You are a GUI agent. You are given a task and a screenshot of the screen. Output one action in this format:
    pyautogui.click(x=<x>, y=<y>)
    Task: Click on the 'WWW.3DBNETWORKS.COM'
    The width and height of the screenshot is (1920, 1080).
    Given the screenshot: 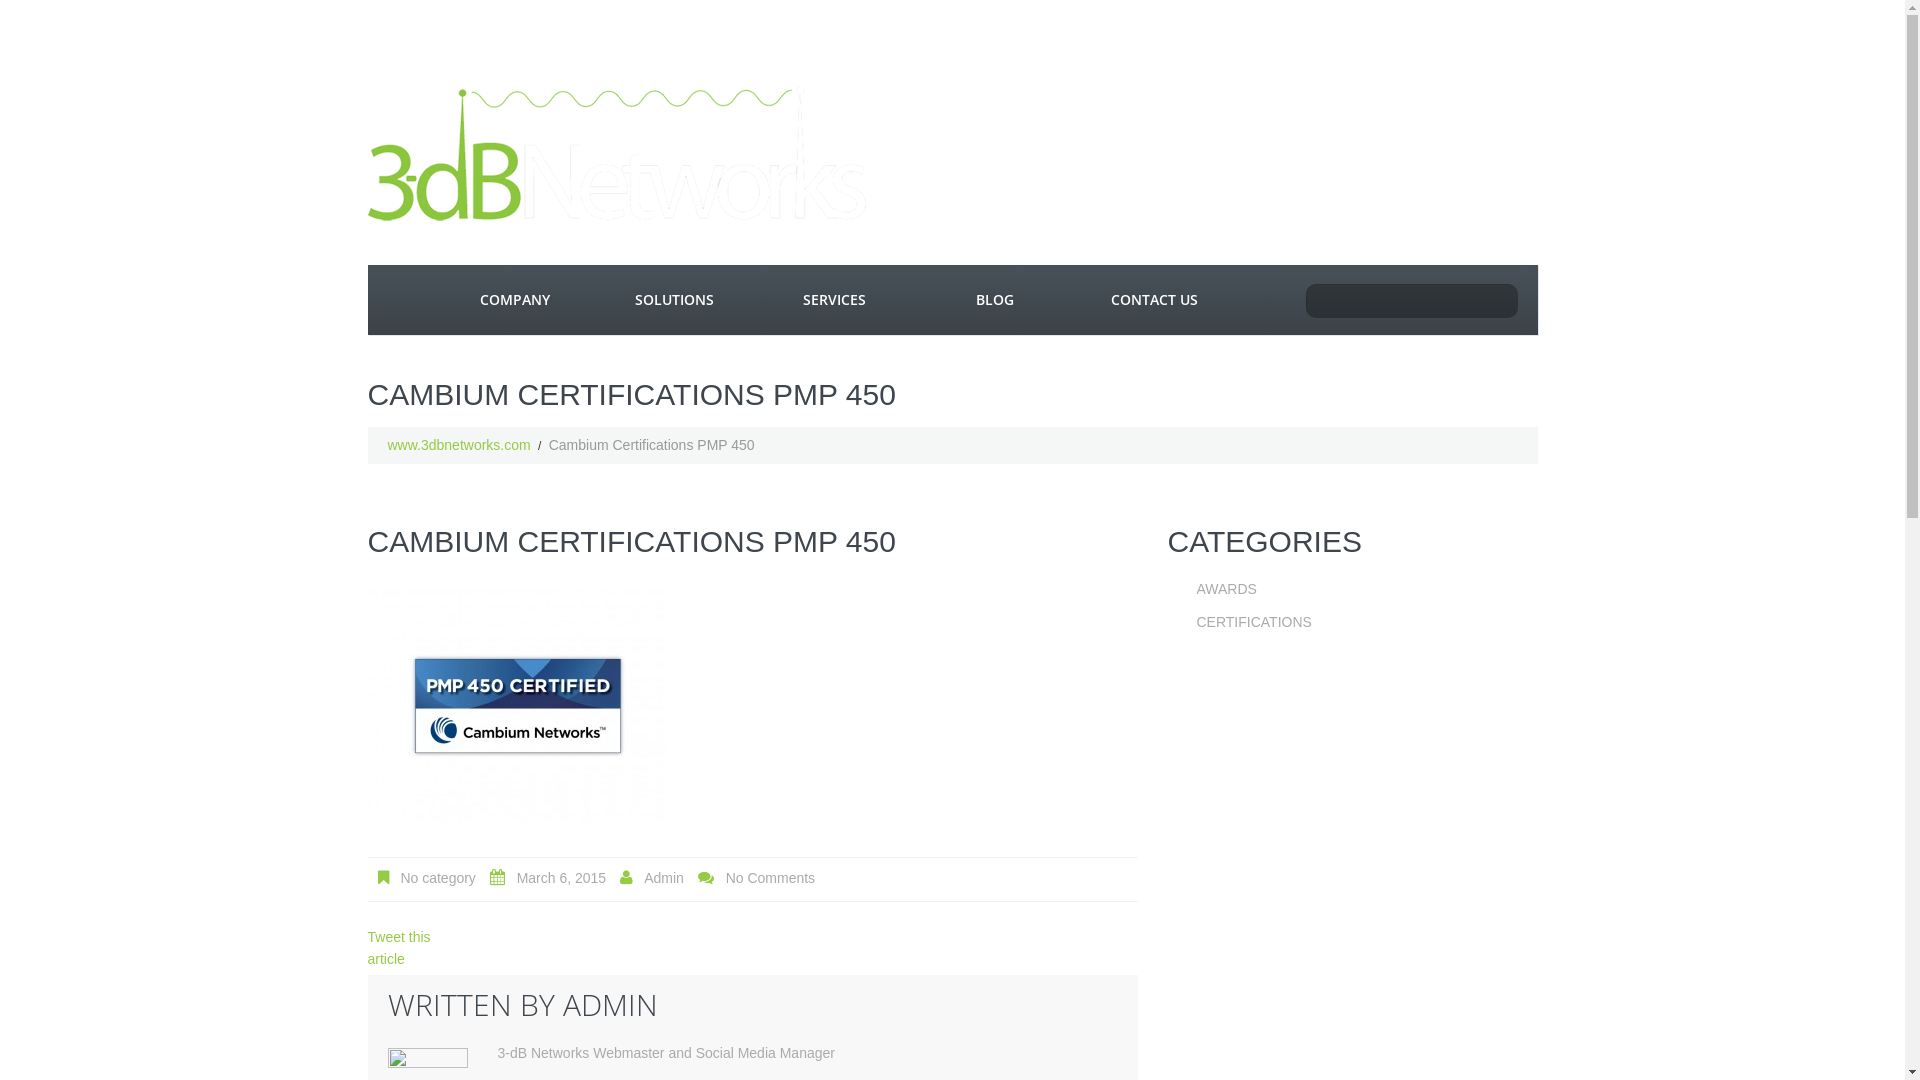 What is the action you would take?
    pyautogui.click(x=400, y=300)
    